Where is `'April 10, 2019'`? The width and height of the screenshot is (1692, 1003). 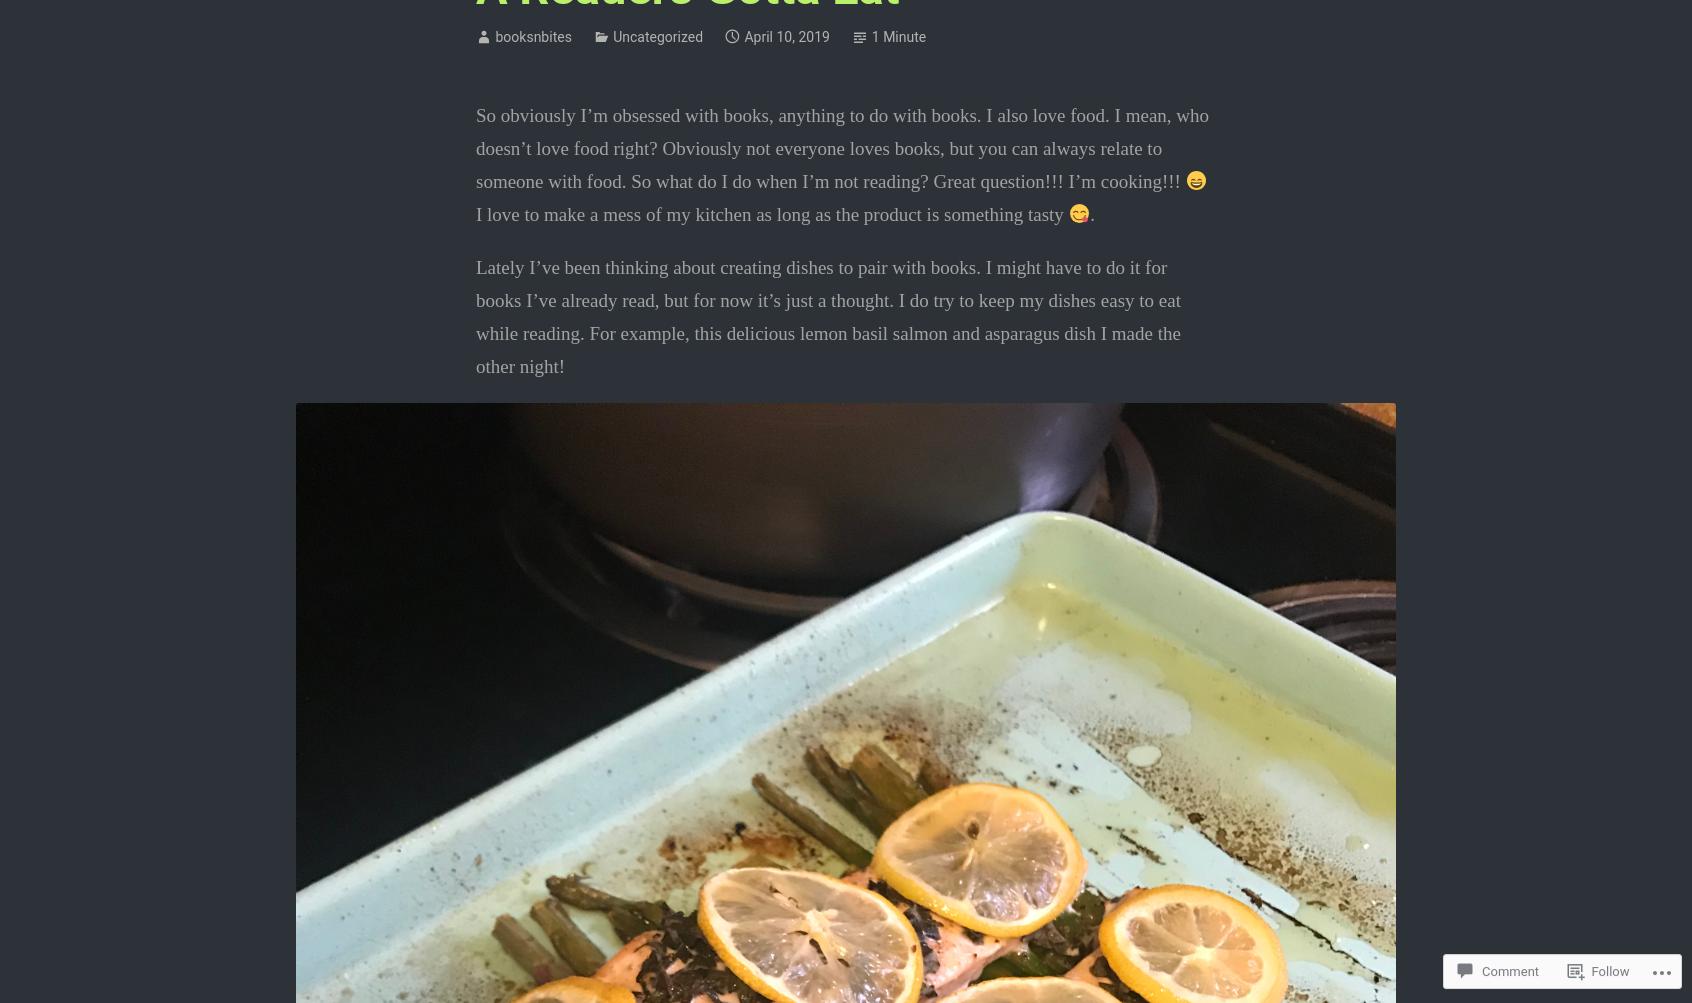 'April 10, 2019' is located at coordinates (786, 37).